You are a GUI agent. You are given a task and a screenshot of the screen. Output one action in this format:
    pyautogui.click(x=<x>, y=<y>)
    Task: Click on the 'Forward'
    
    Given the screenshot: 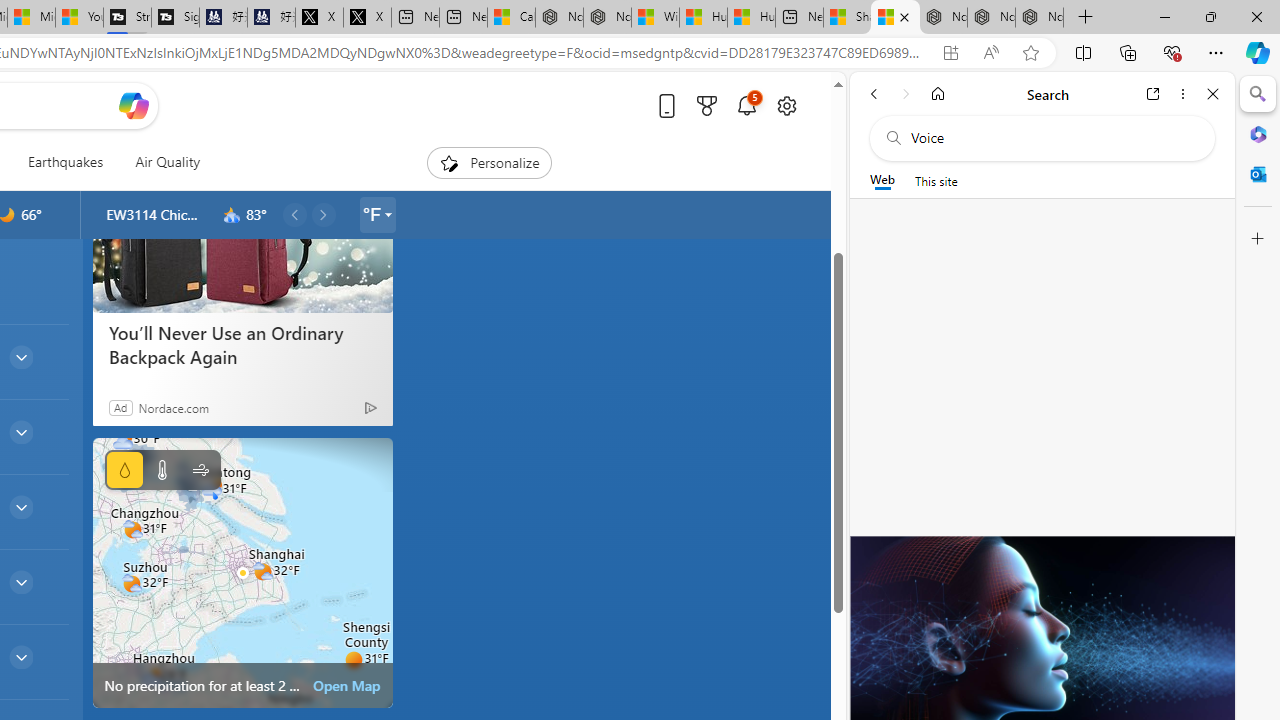 What is the action you would take?
    pyautogui.click(x=905, y=93)
    